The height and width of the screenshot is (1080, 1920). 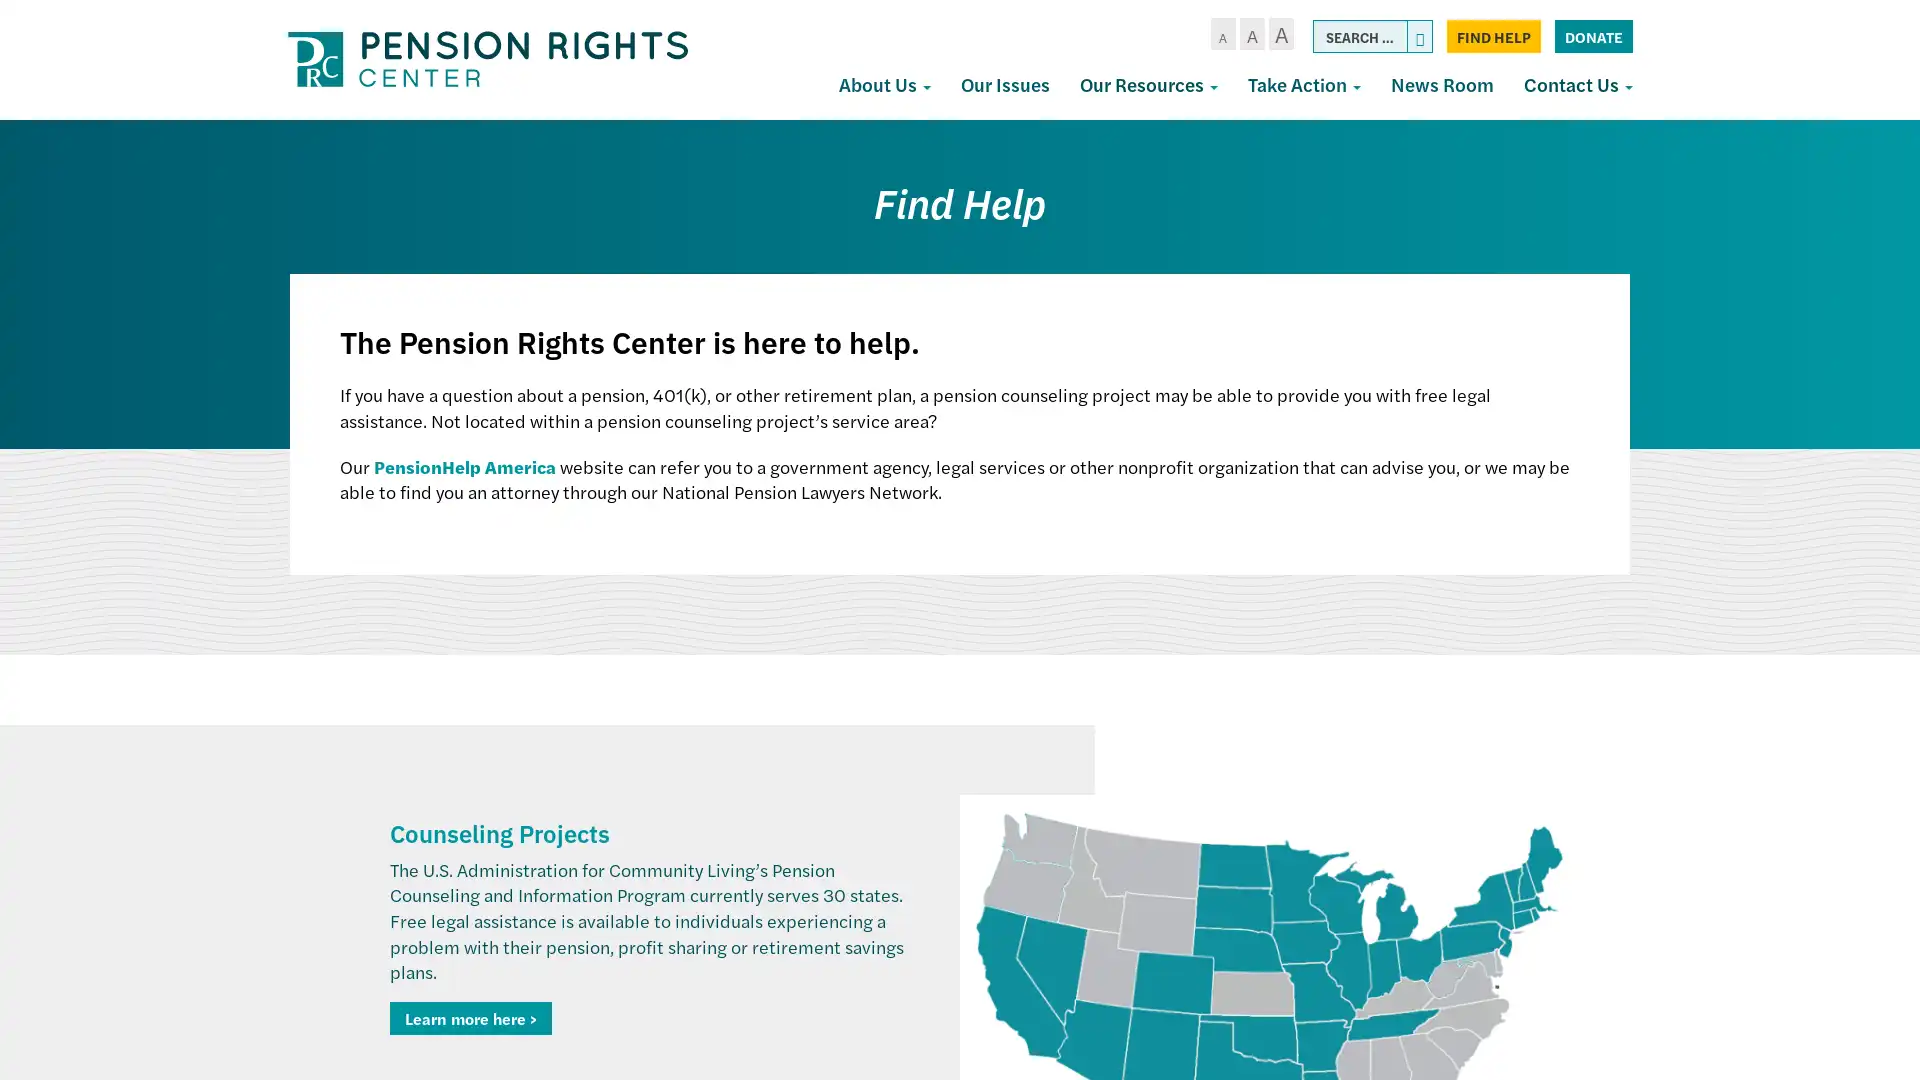 I want to click on A, so click(x=1244, y=34).